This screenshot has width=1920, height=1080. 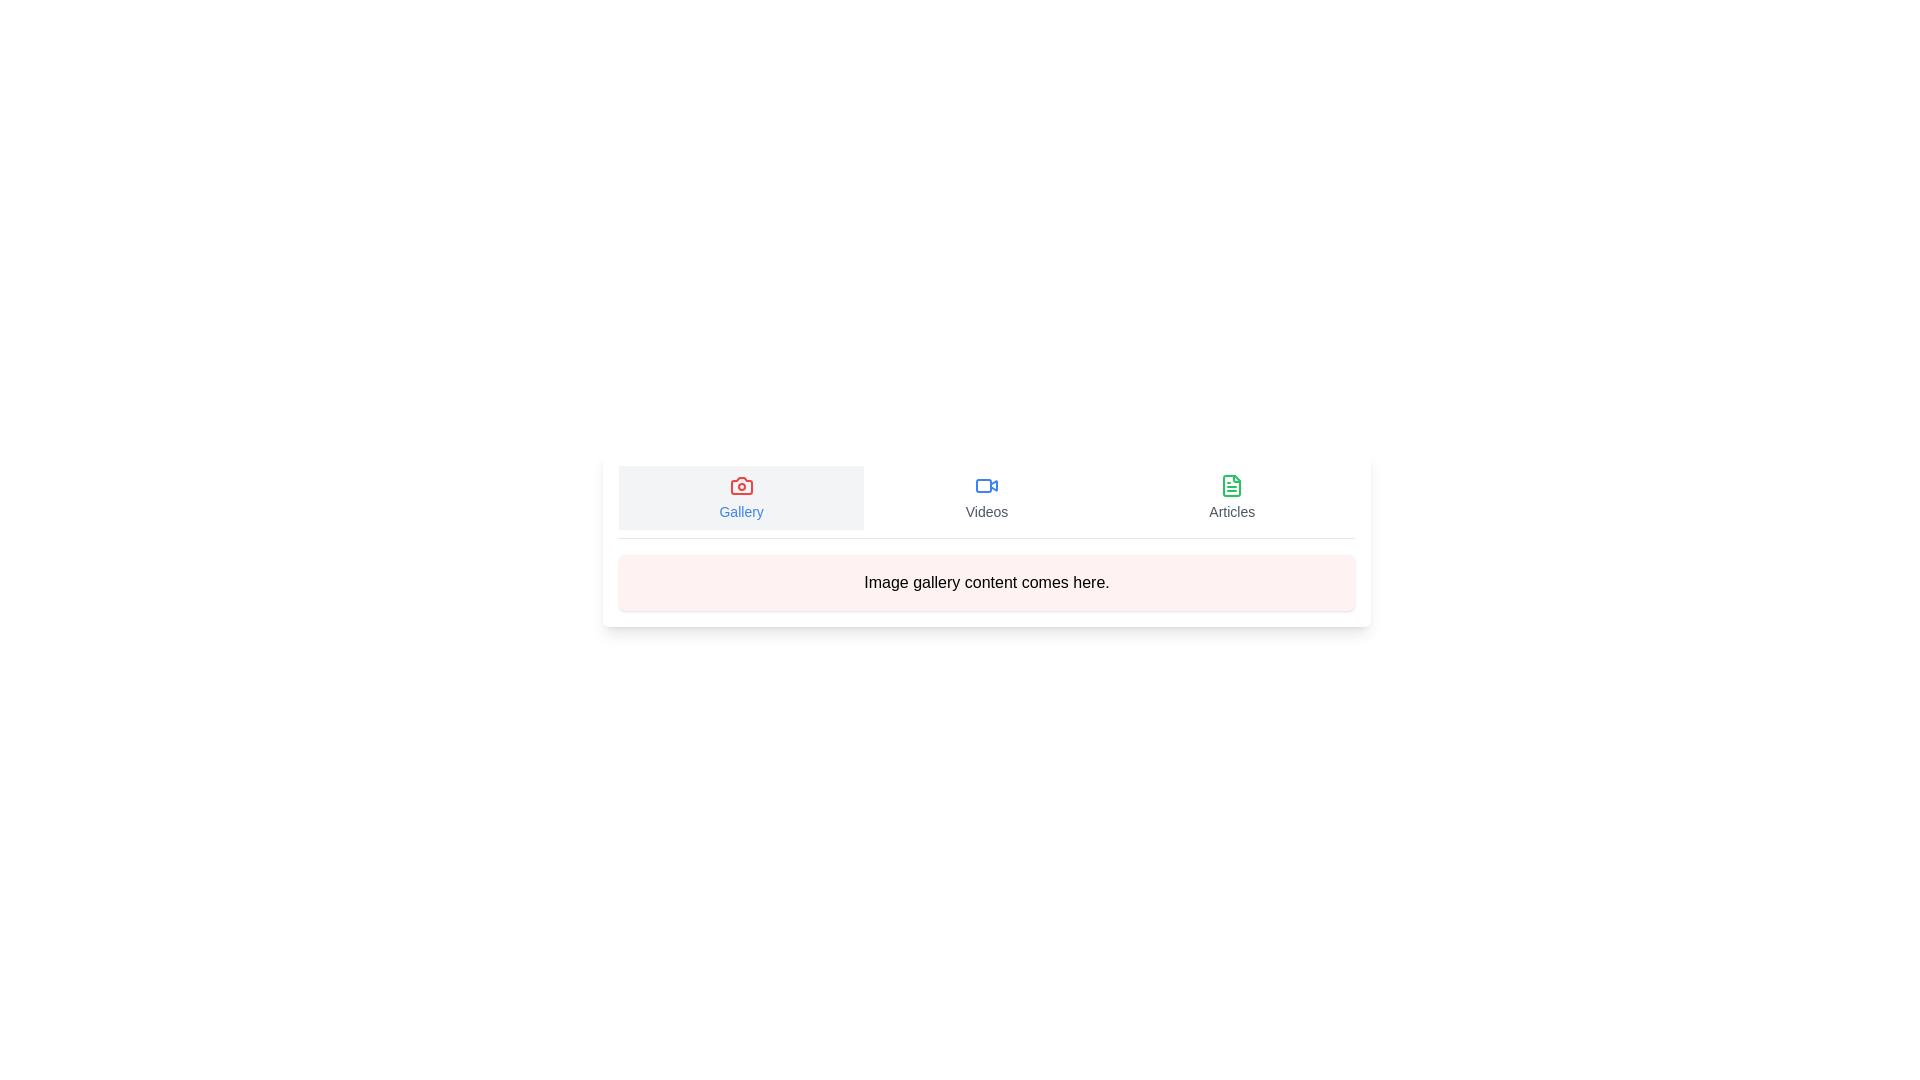 I want to click on the Articles tab by clicking on its button, so click(x=1231, y=496).